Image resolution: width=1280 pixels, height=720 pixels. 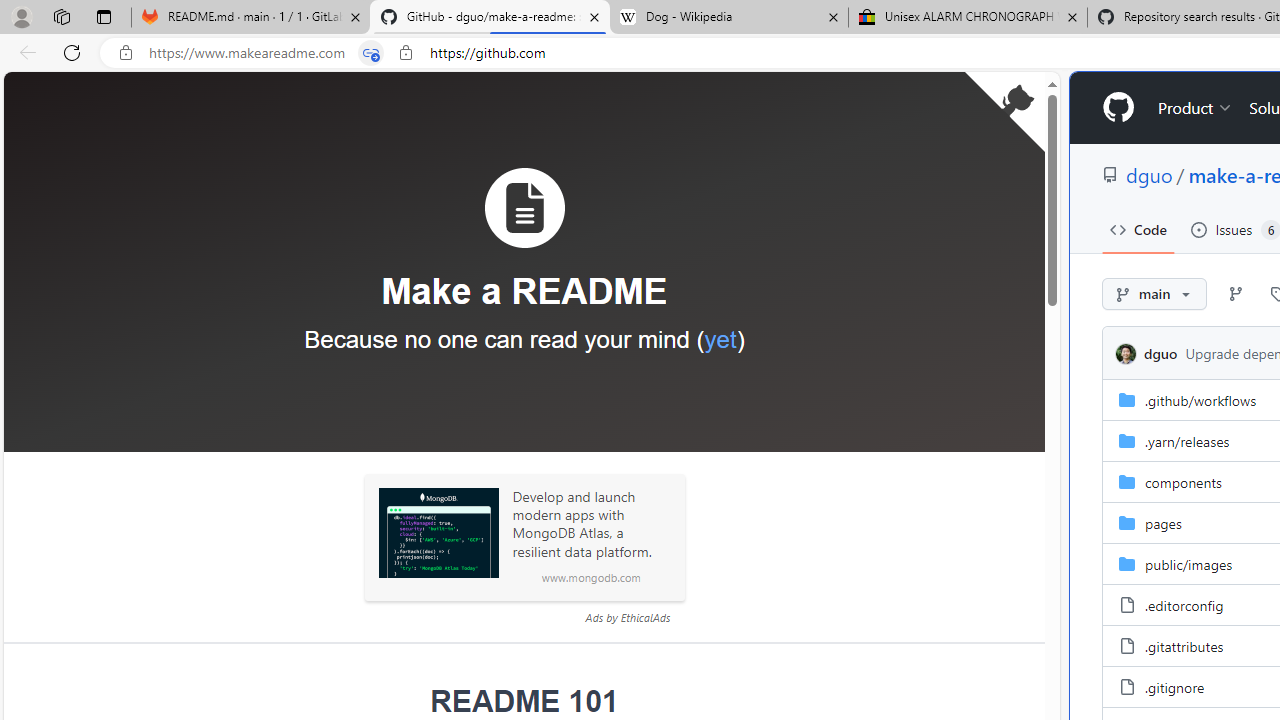 I want to click on 'public/images, (Directory)', so click(x=1189, y=563).